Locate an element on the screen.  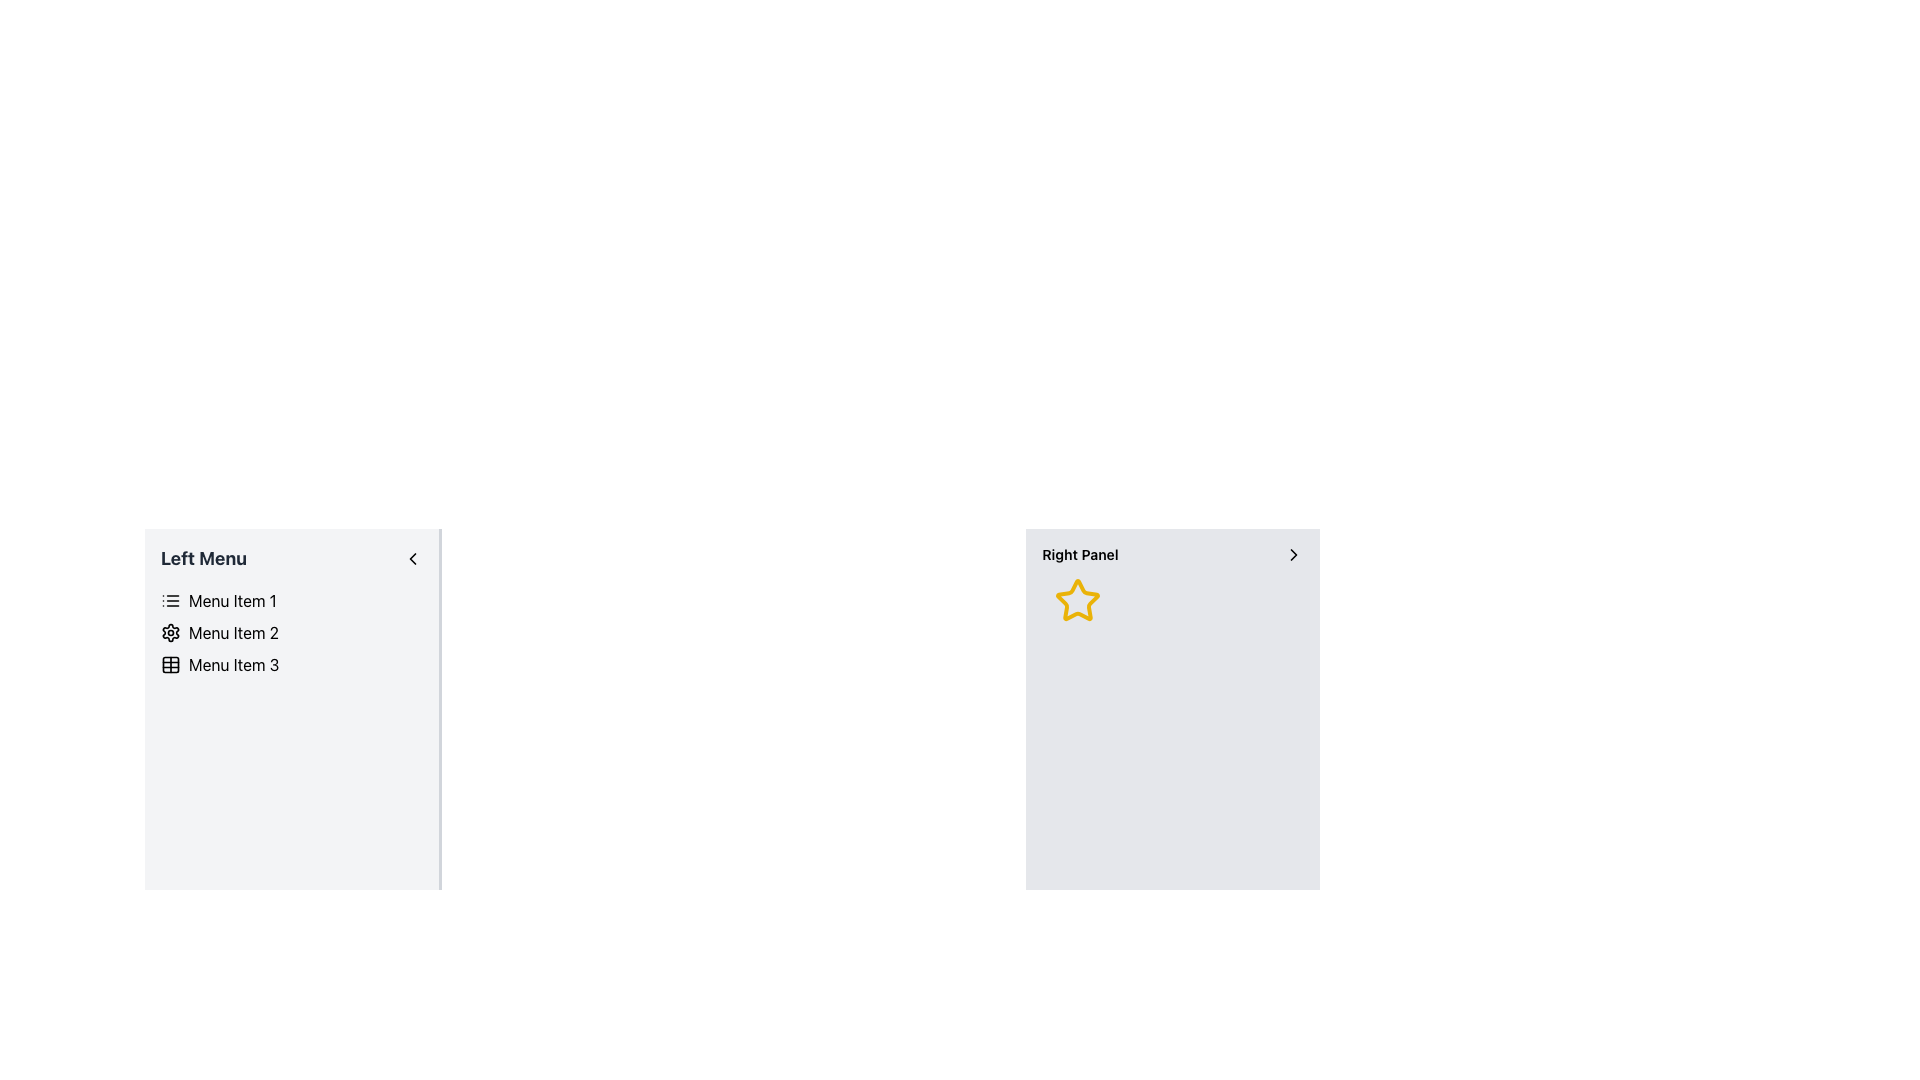
the icon representing the table or grid function located to the left of 'Menu Item 3' in the Left Menu section is located at coordinates (171, 664).